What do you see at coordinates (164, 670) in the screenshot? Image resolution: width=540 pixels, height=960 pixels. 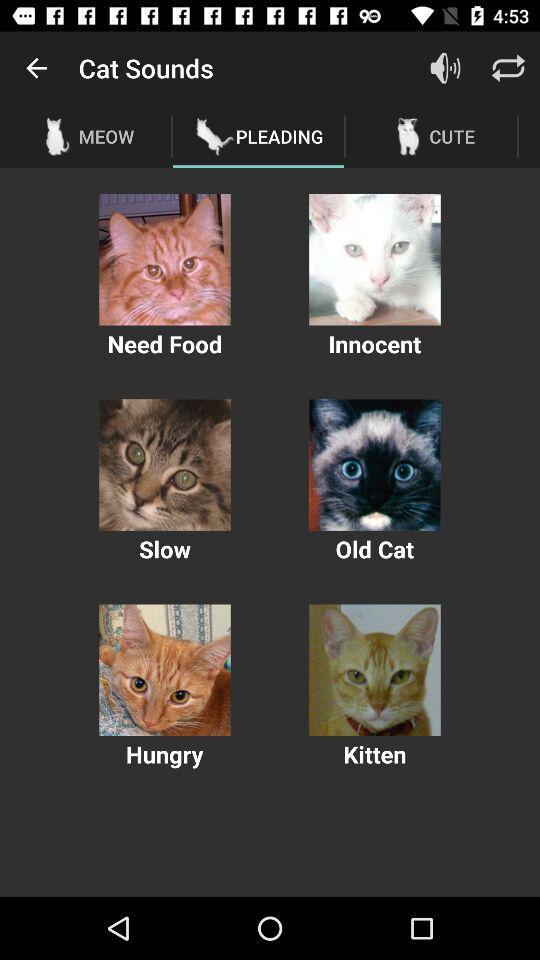 I see `hungry cat sound option` at bounding box center [164, 670].